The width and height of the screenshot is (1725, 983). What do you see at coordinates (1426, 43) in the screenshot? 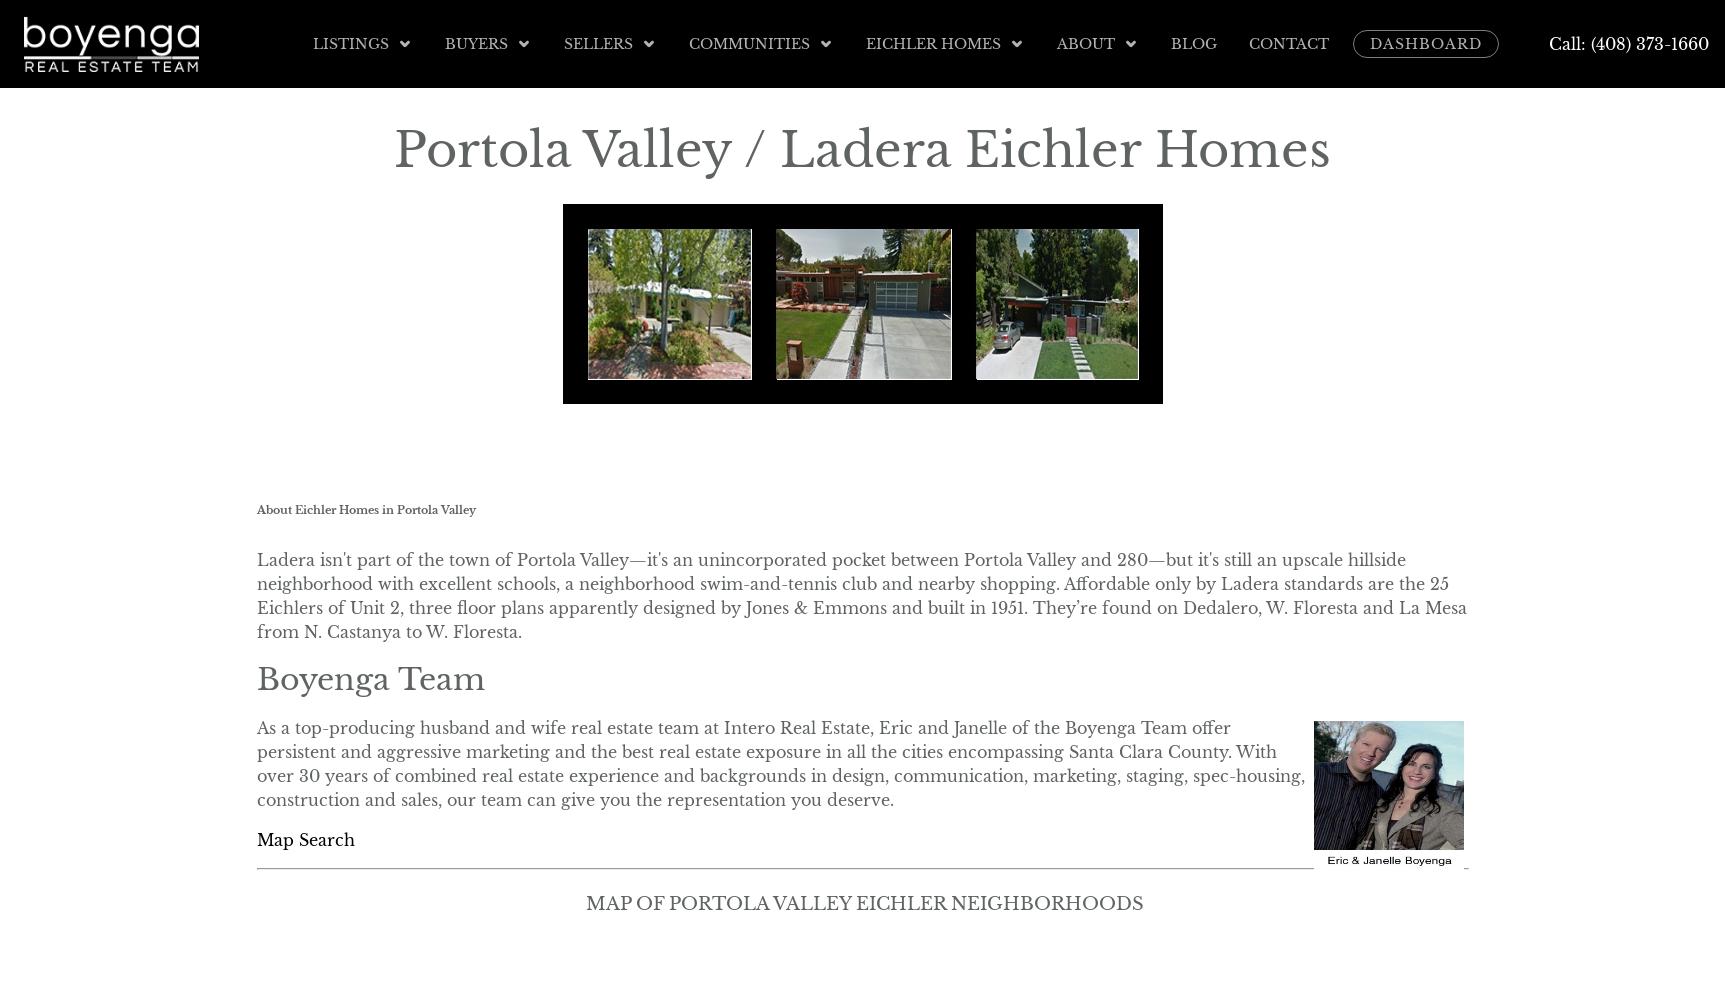
I see `'Dashboard'` at bounding box center [1426, 43].